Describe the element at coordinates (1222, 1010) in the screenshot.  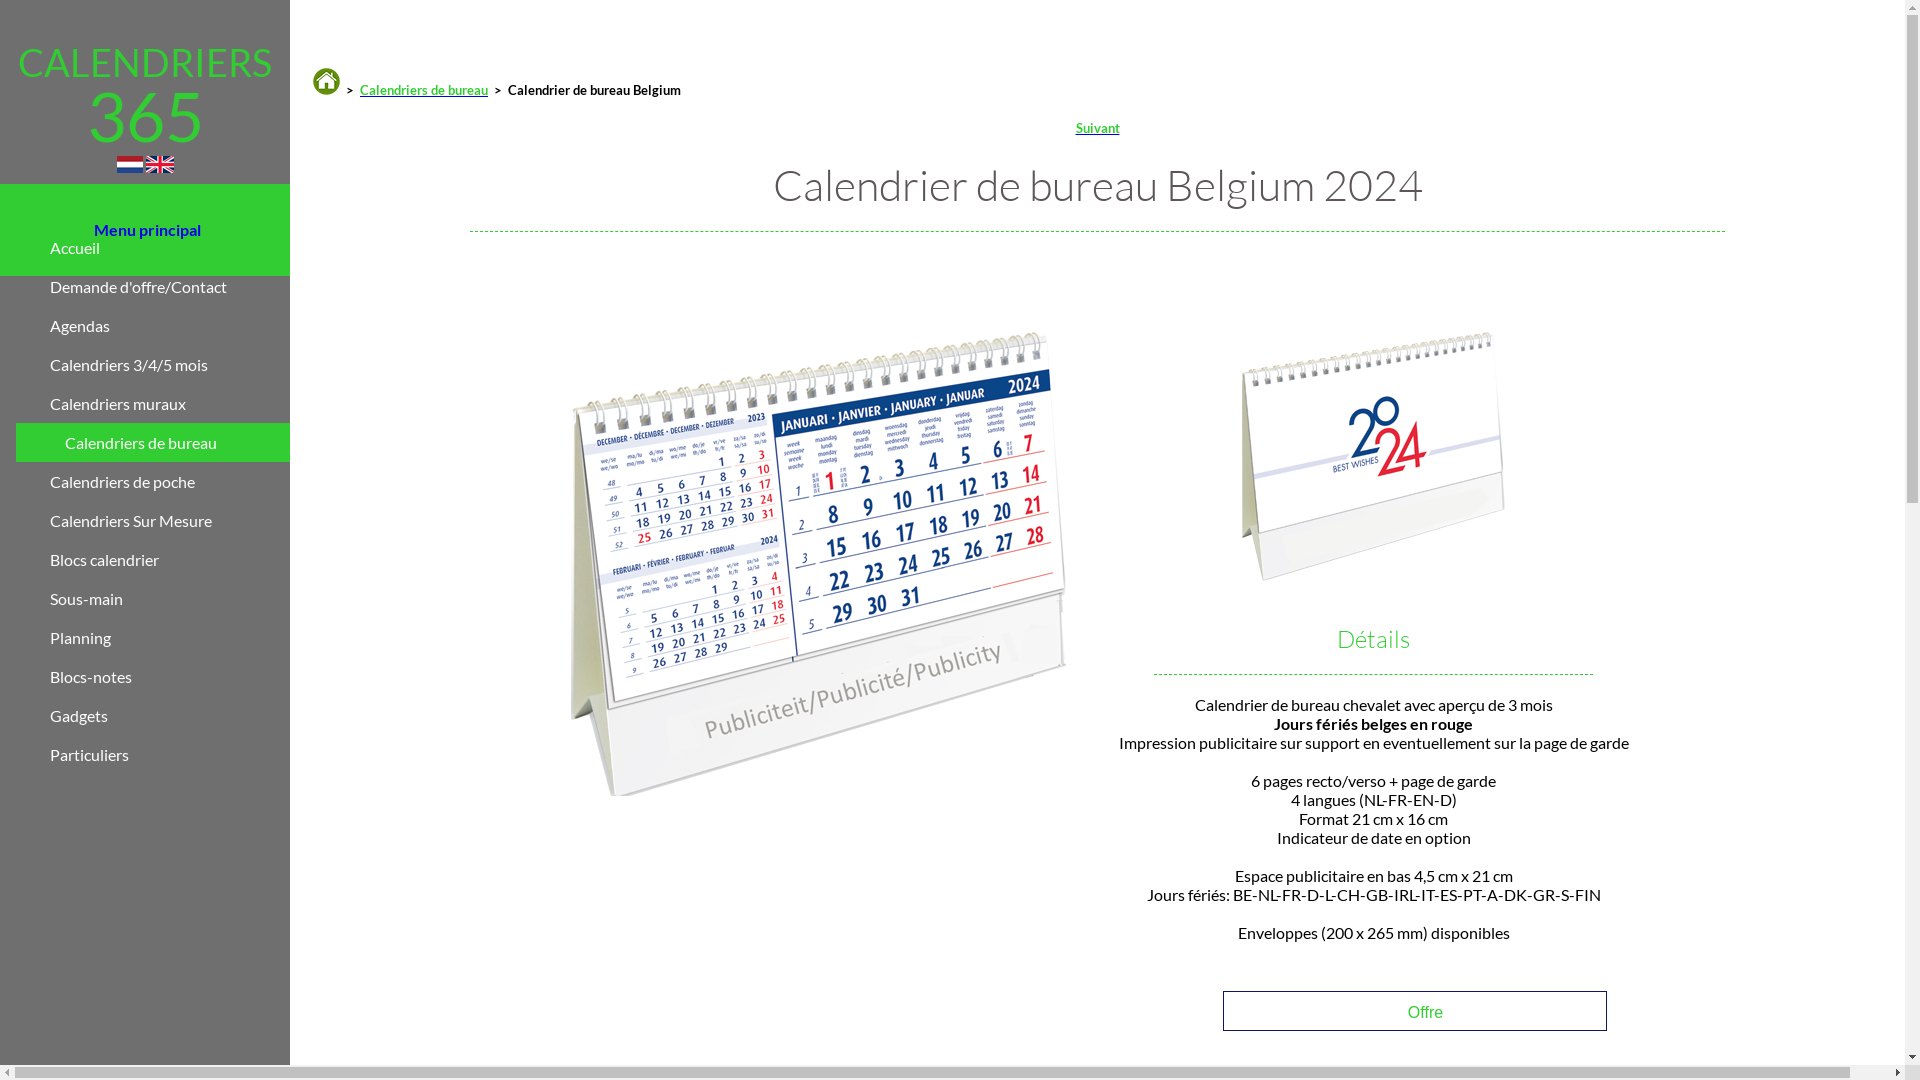
I see `'Offre'` at that location.